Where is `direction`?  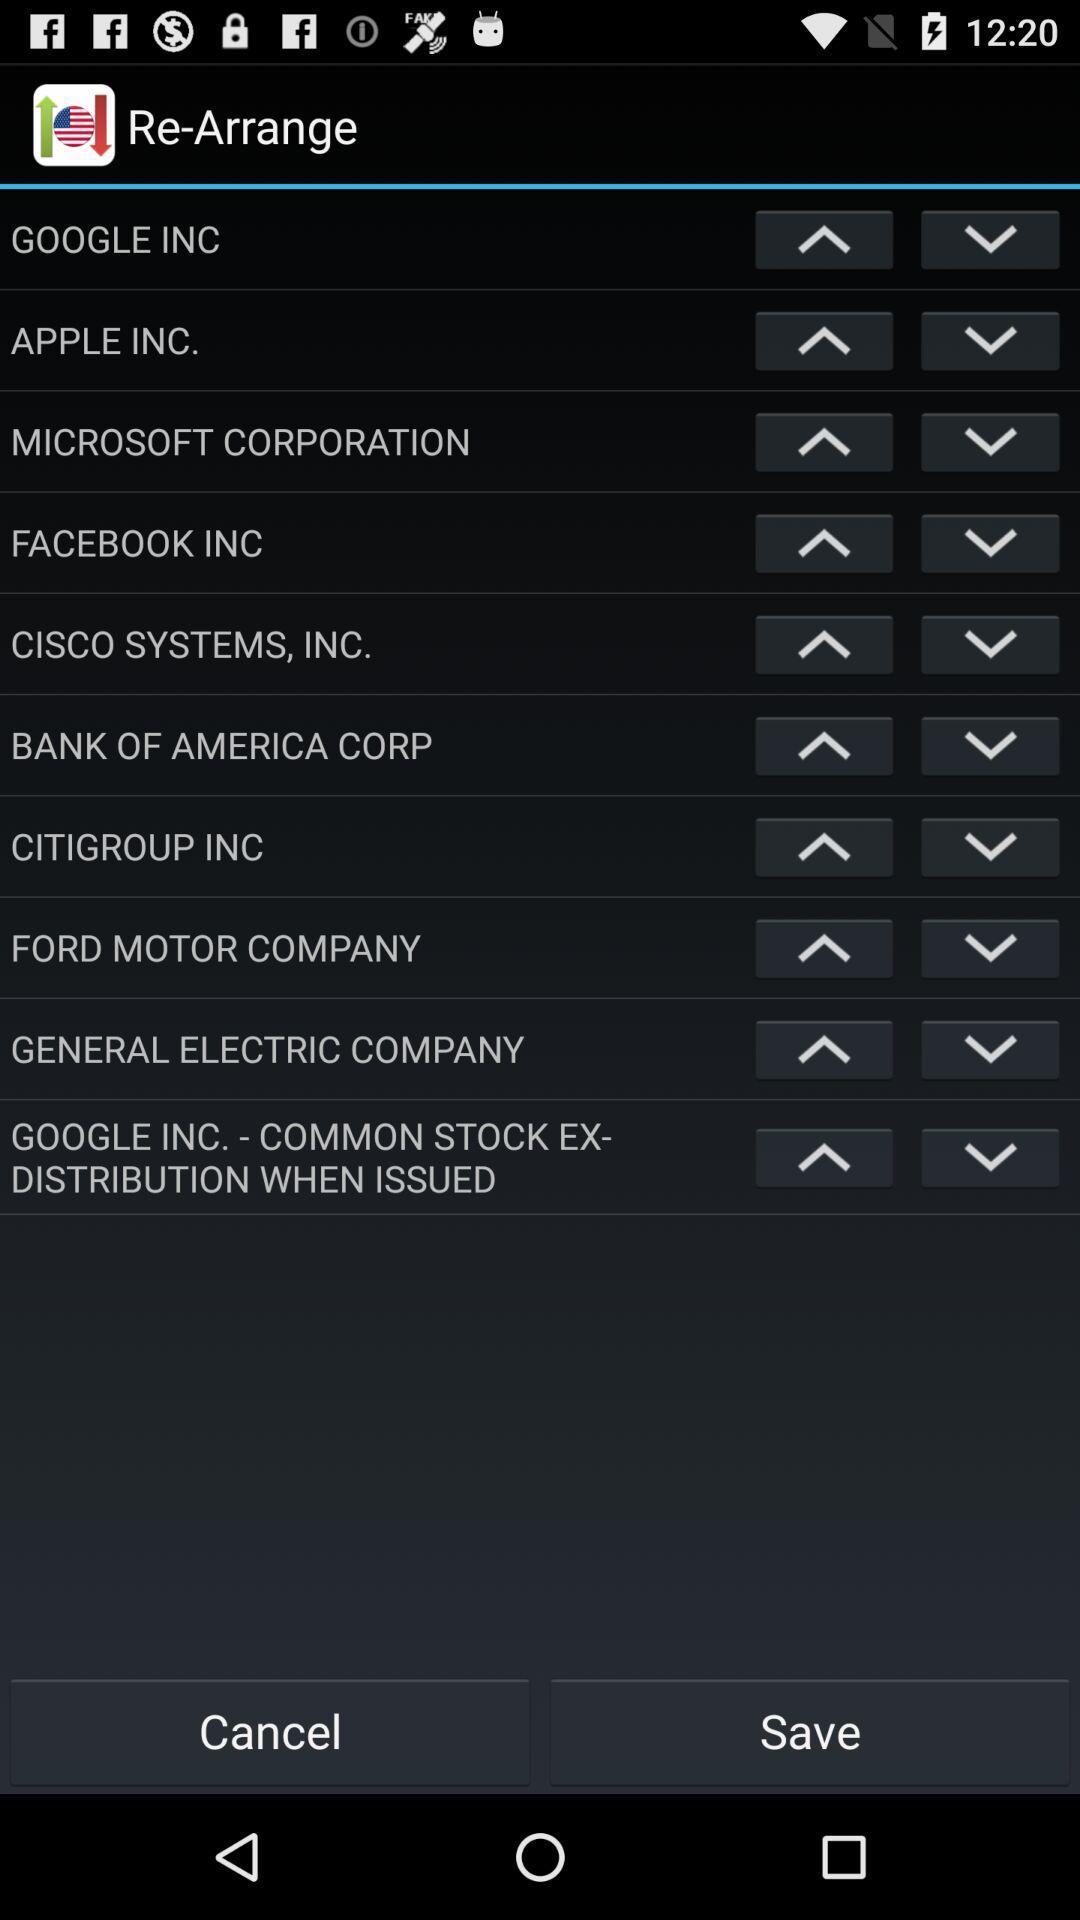
direction is located at coordinates (824, 440).